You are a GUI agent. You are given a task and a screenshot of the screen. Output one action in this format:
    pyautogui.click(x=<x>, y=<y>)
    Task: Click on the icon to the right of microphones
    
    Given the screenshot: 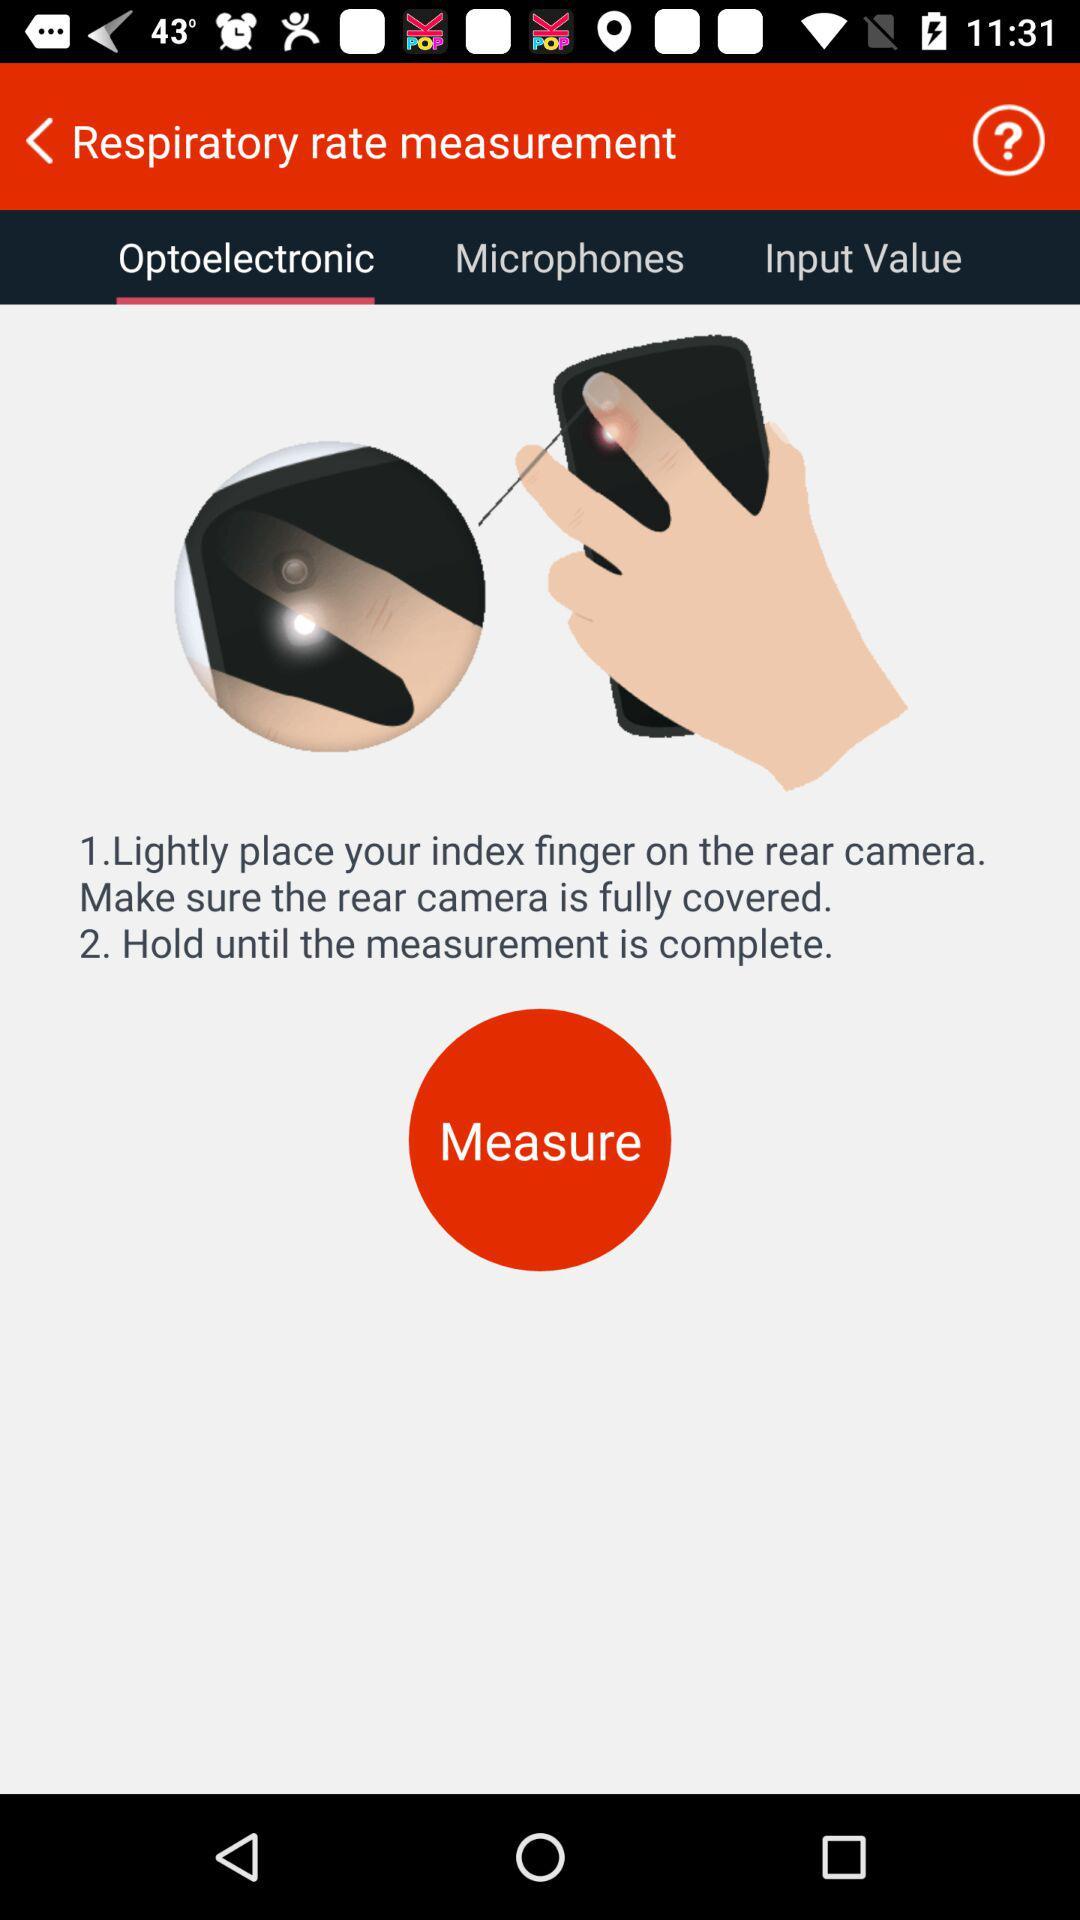 What is the action you would take?
    pyautogui.click(x=862, y=256)
    